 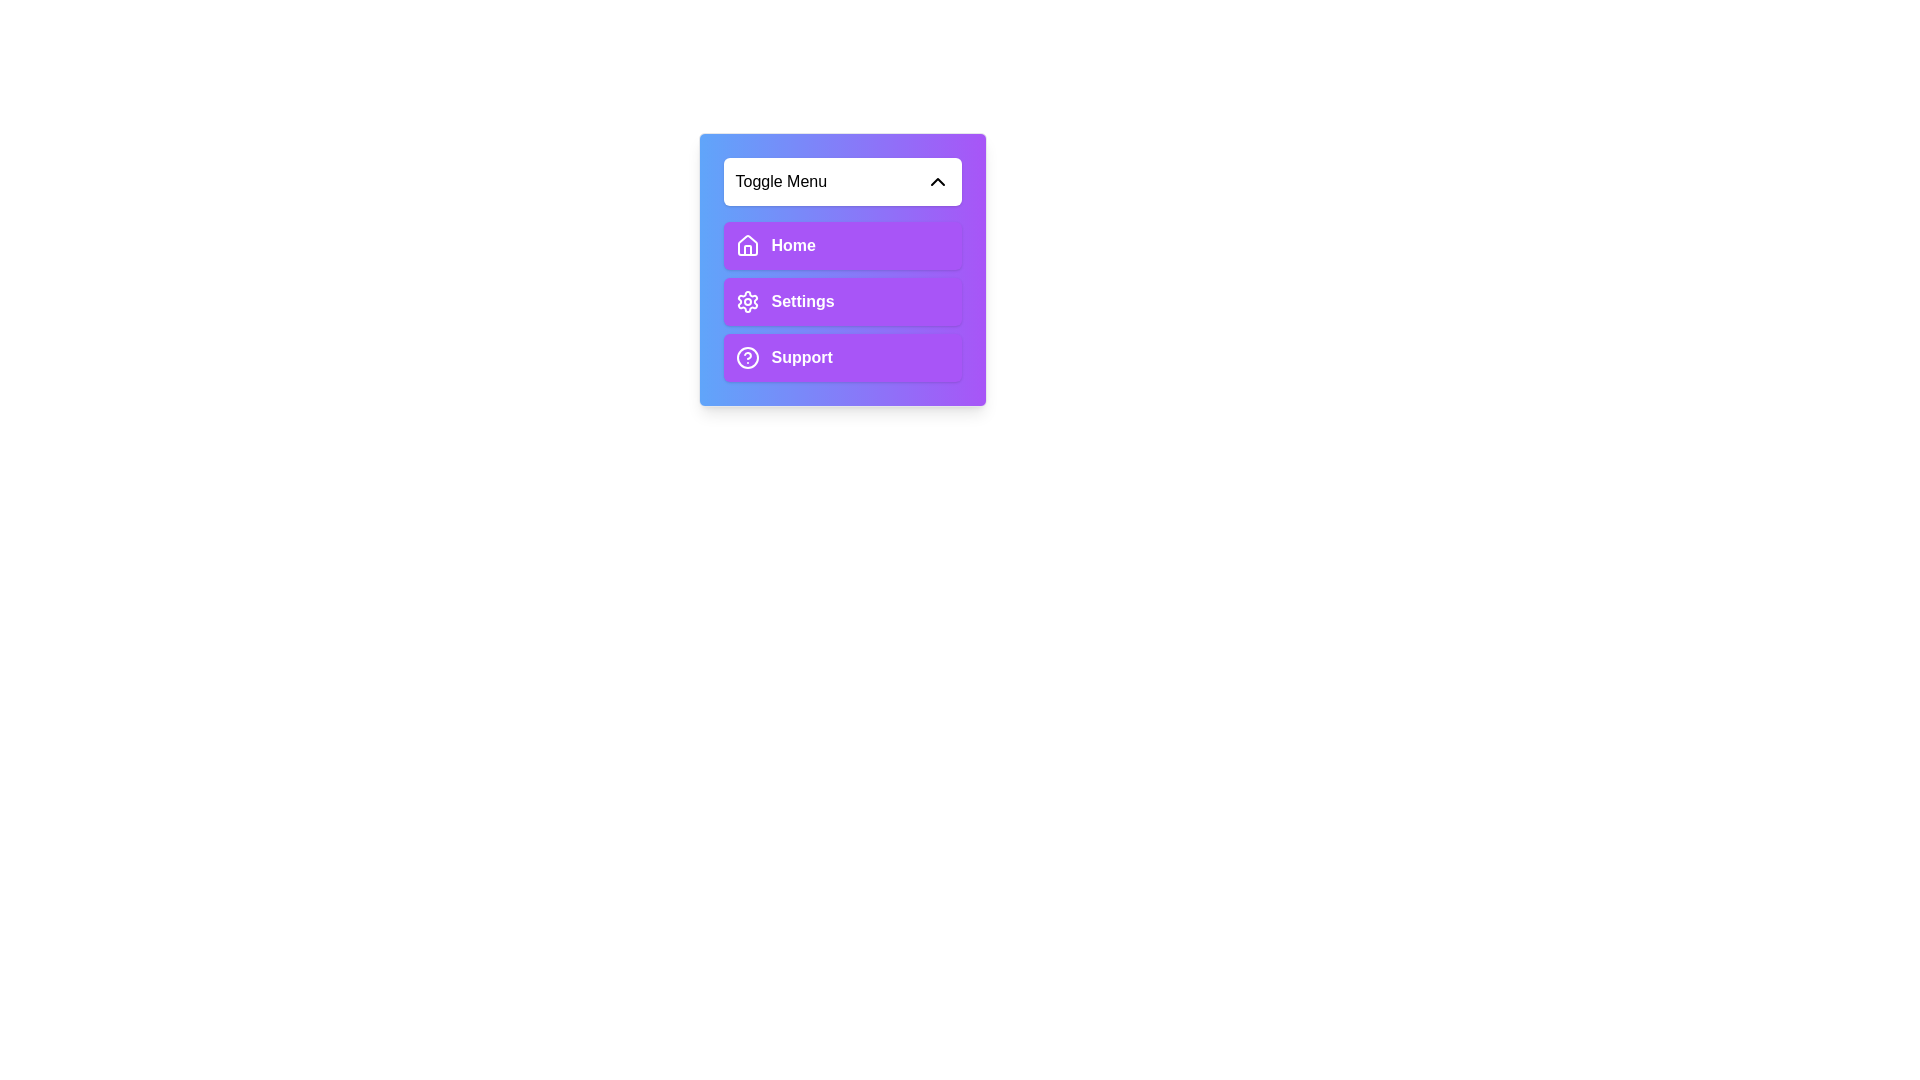 I want to click on the Text Label that indicates a link or action related to user support, located near the 'Support' button in the vertical menu, so click(x=802, y=357).